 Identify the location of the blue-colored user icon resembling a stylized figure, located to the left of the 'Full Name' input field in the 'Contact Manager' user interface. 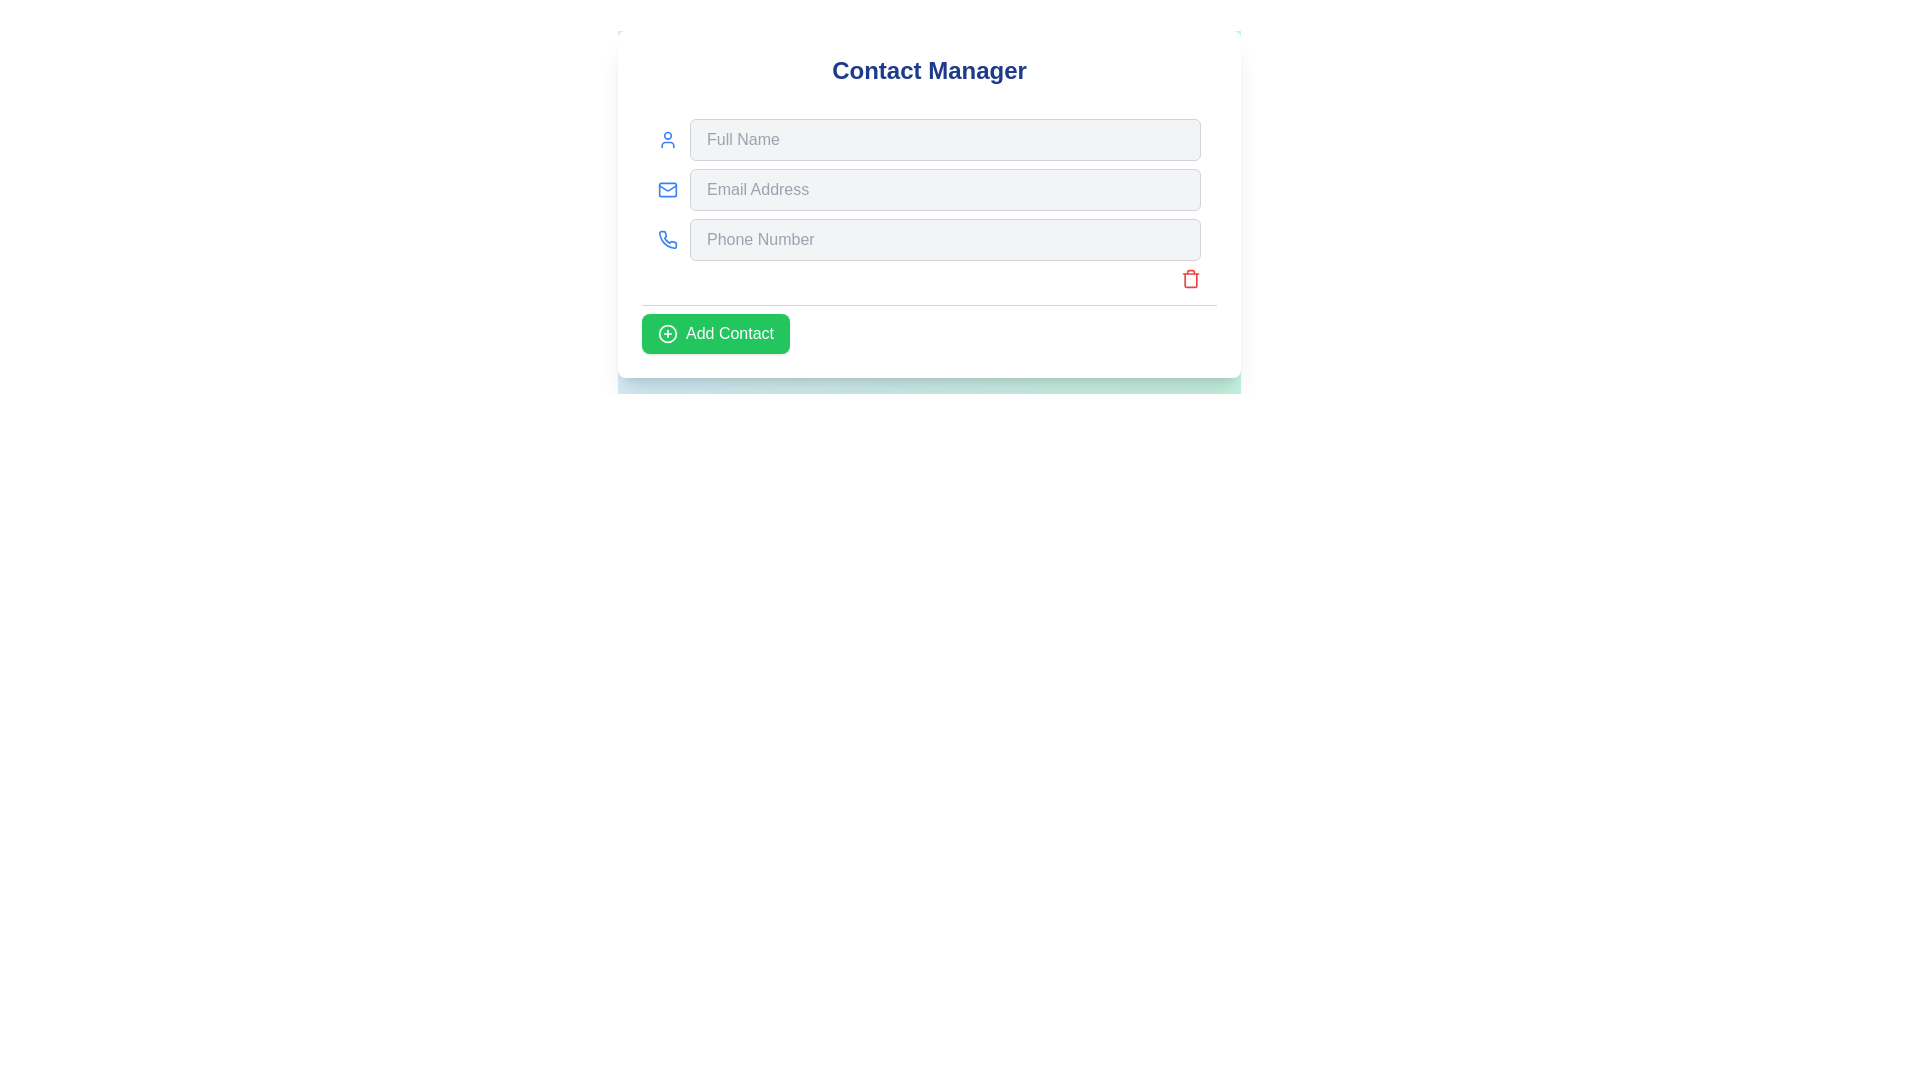
(667, 138).